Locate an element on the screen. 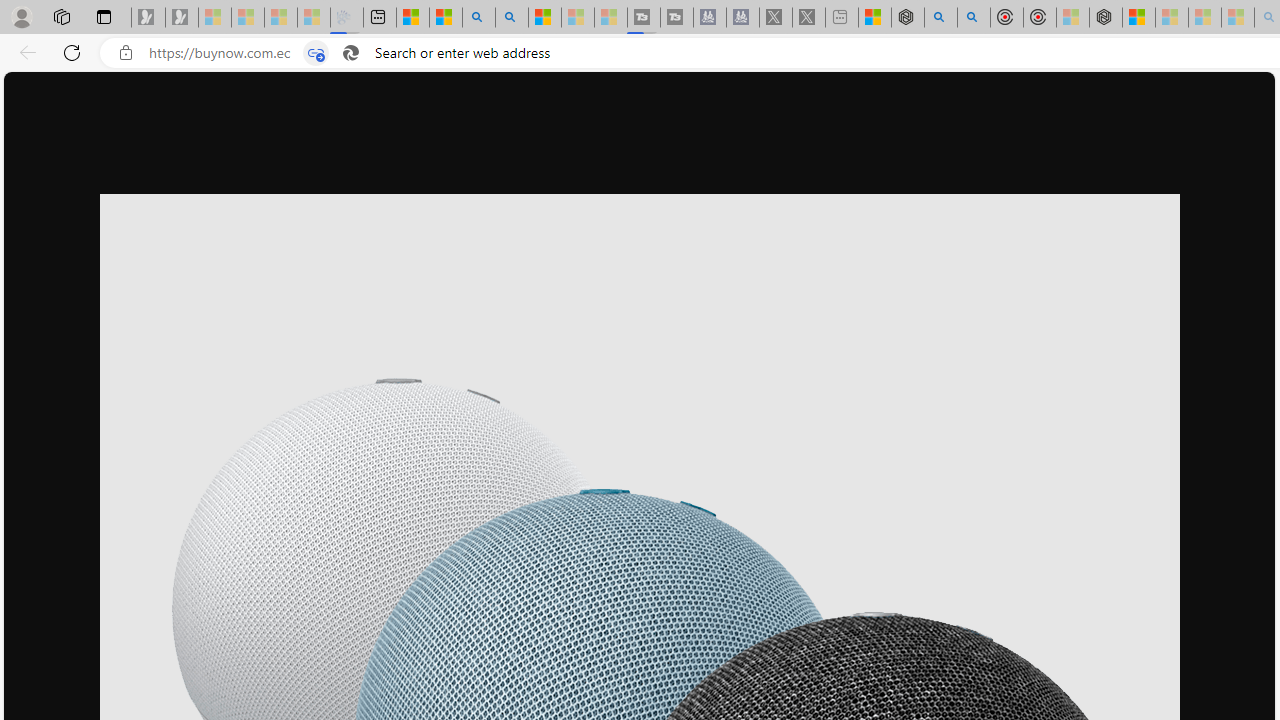 Image resolution: width=1280 pixels, height=720 pixels. 'X - Sleeping' is located at coordinates (808, 17).